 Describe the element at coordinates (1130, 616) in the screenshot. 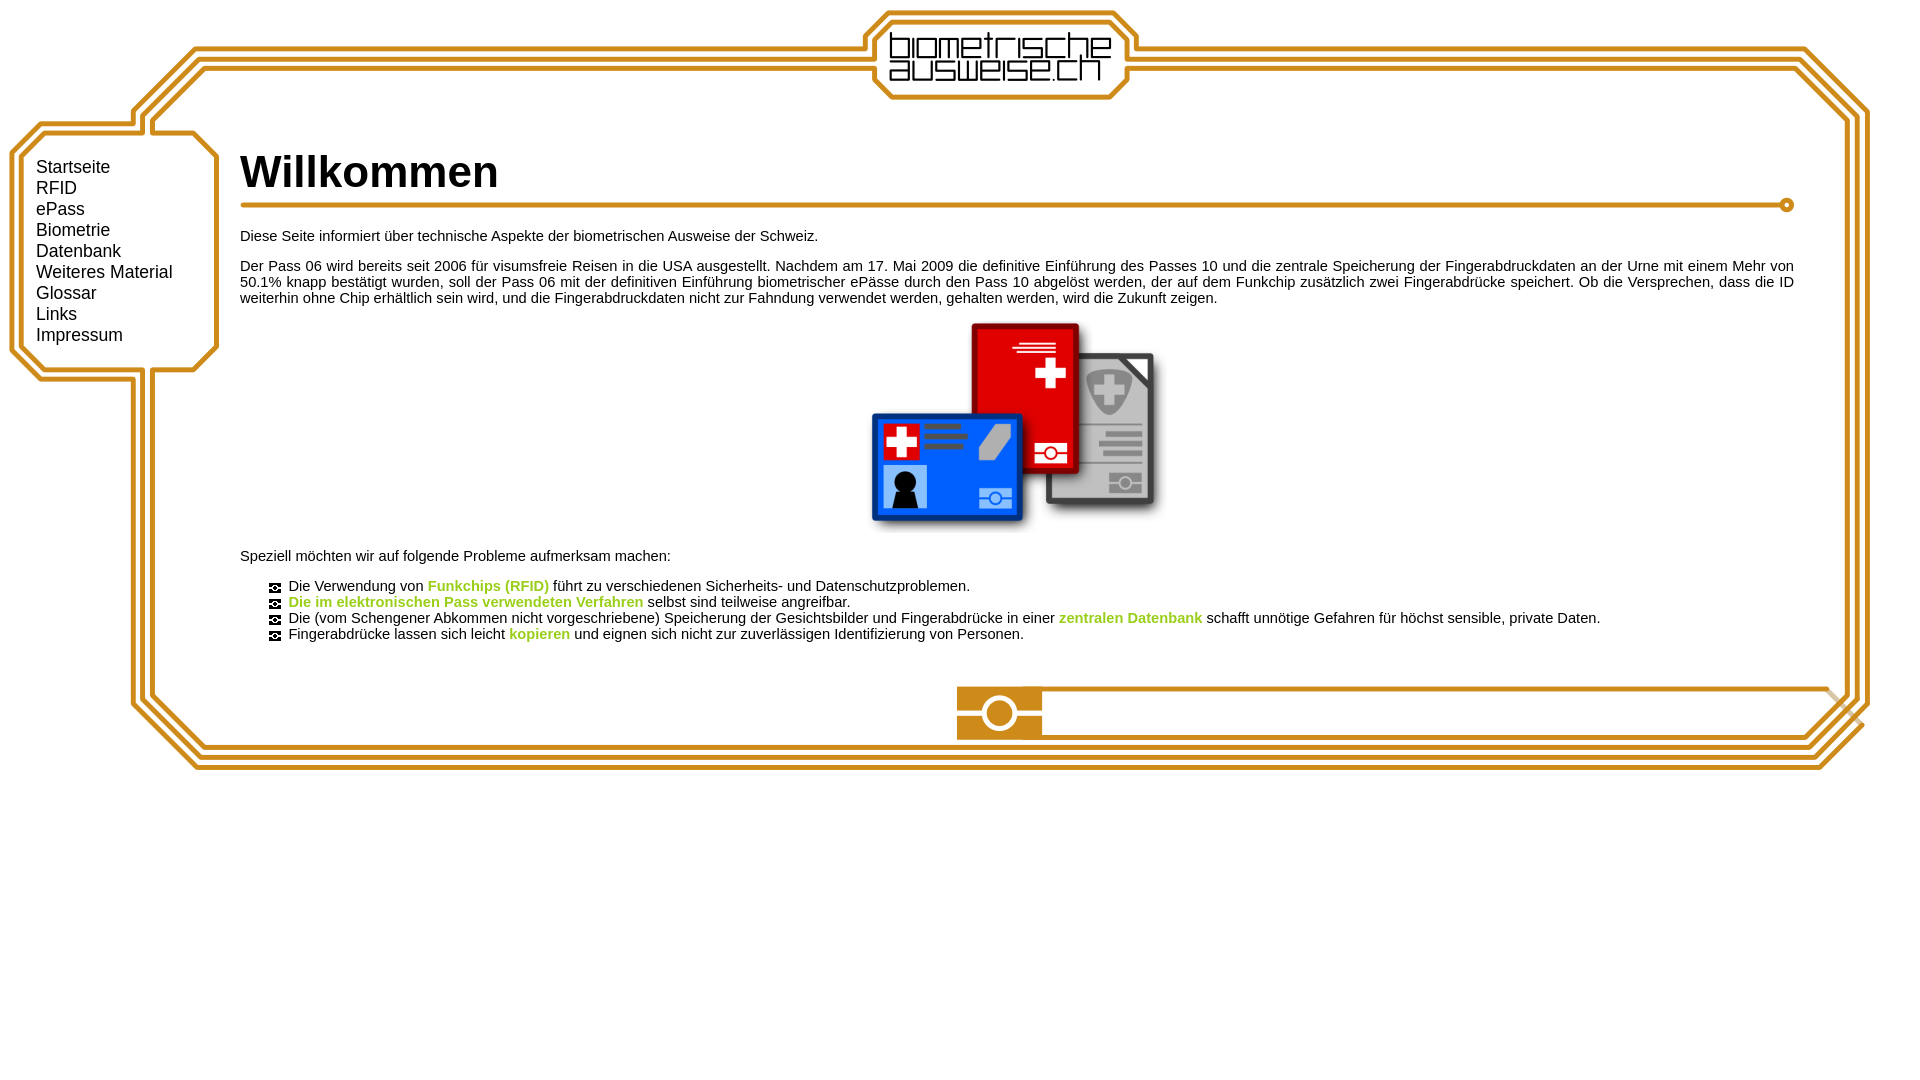

I see `'zentralen Datenbank'` at that location.